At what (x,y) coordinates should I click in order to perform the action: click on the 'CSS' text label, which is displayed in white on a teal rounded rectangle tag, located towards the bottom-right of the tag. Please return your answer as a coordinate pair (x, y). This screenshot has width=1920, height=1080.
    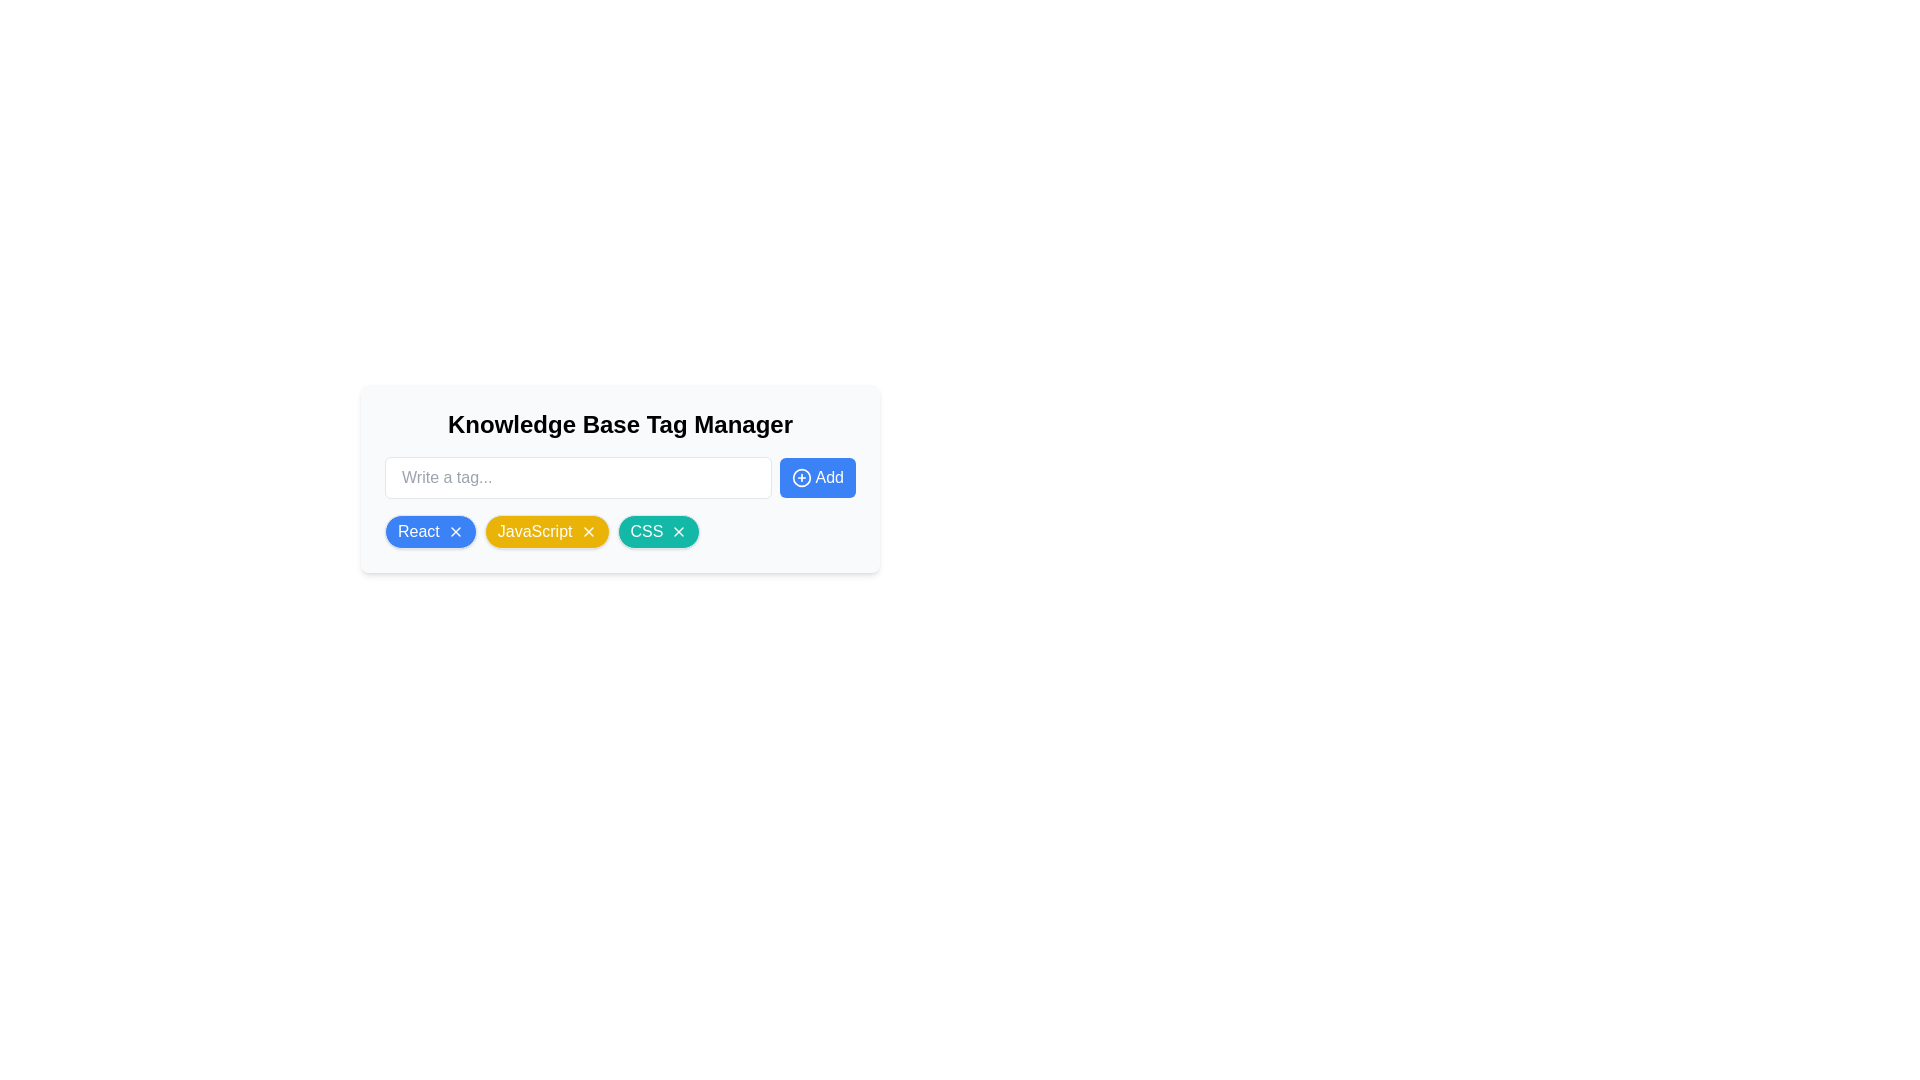
    Looking at the image, I should click on (647, 531).